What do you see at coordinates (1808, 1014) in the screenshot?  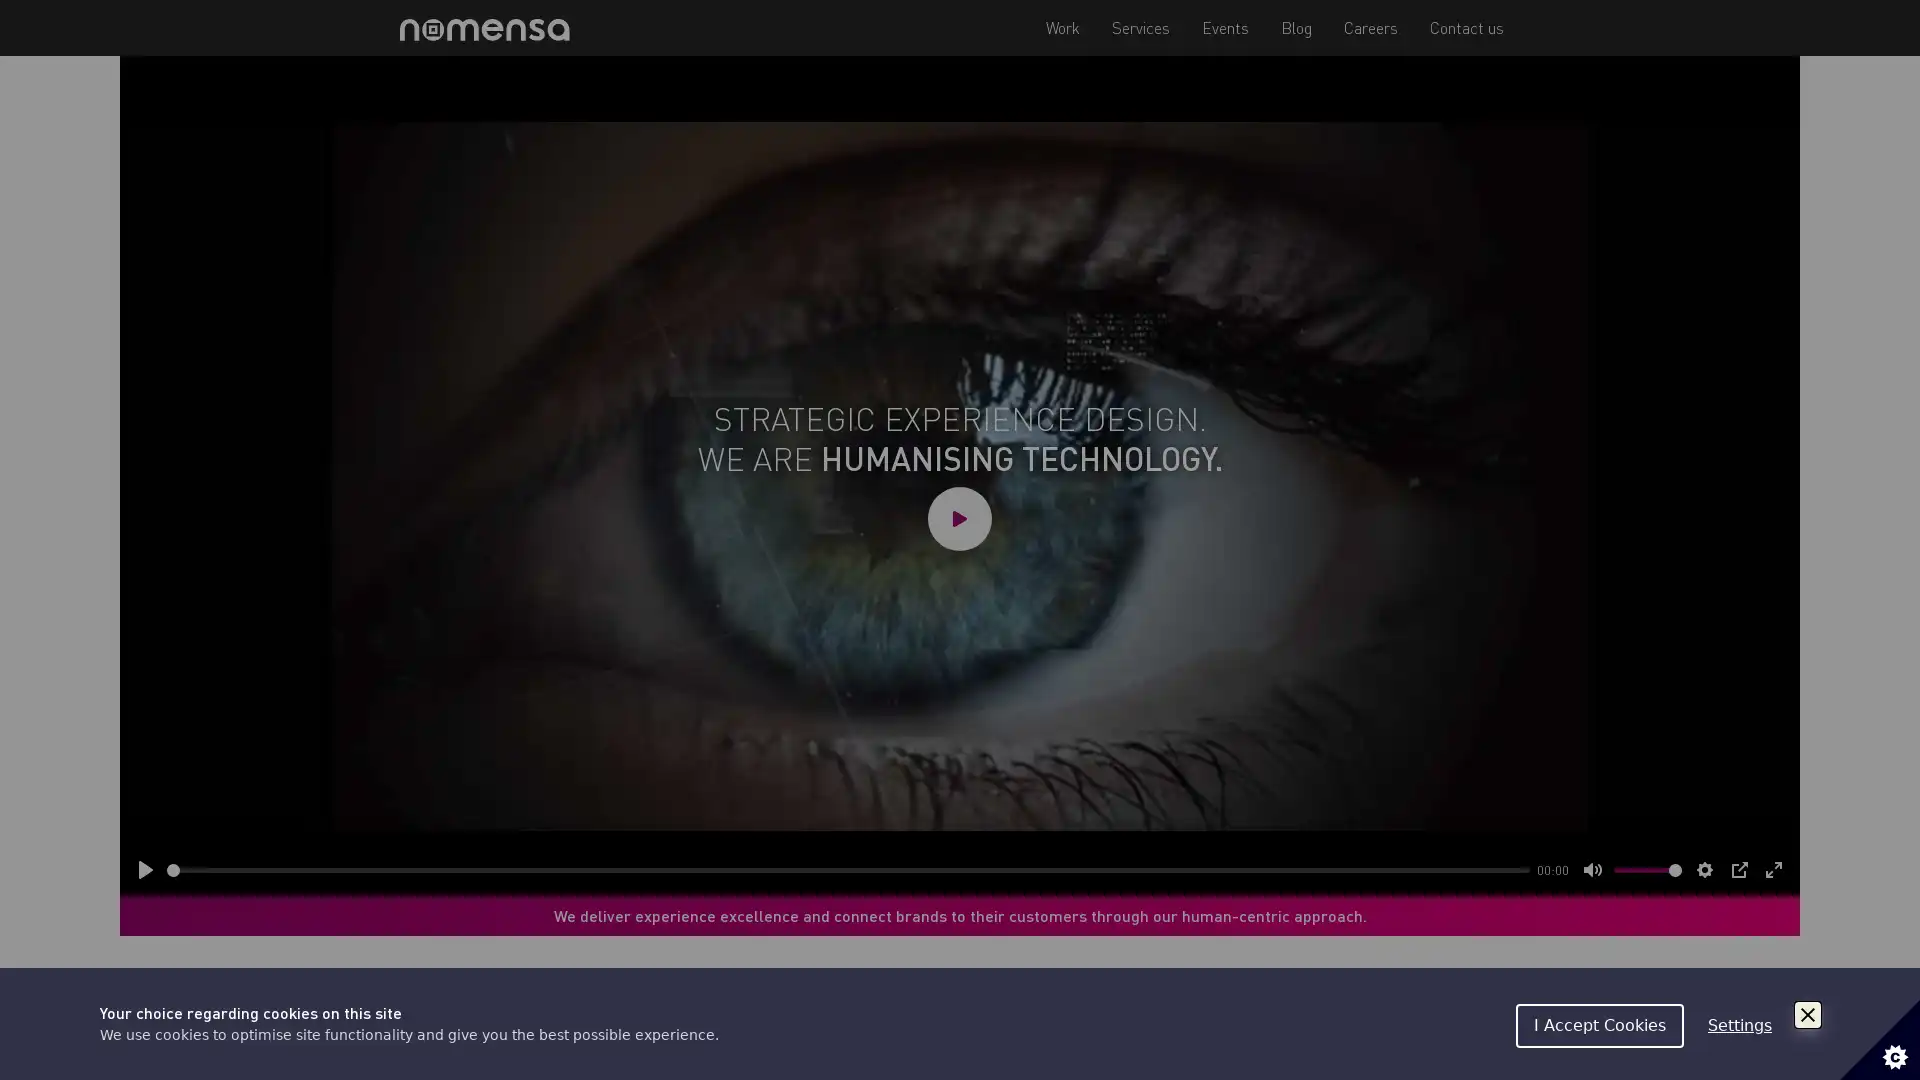 I see `Close Cookie Control` at bounding box center [1808, 1014].